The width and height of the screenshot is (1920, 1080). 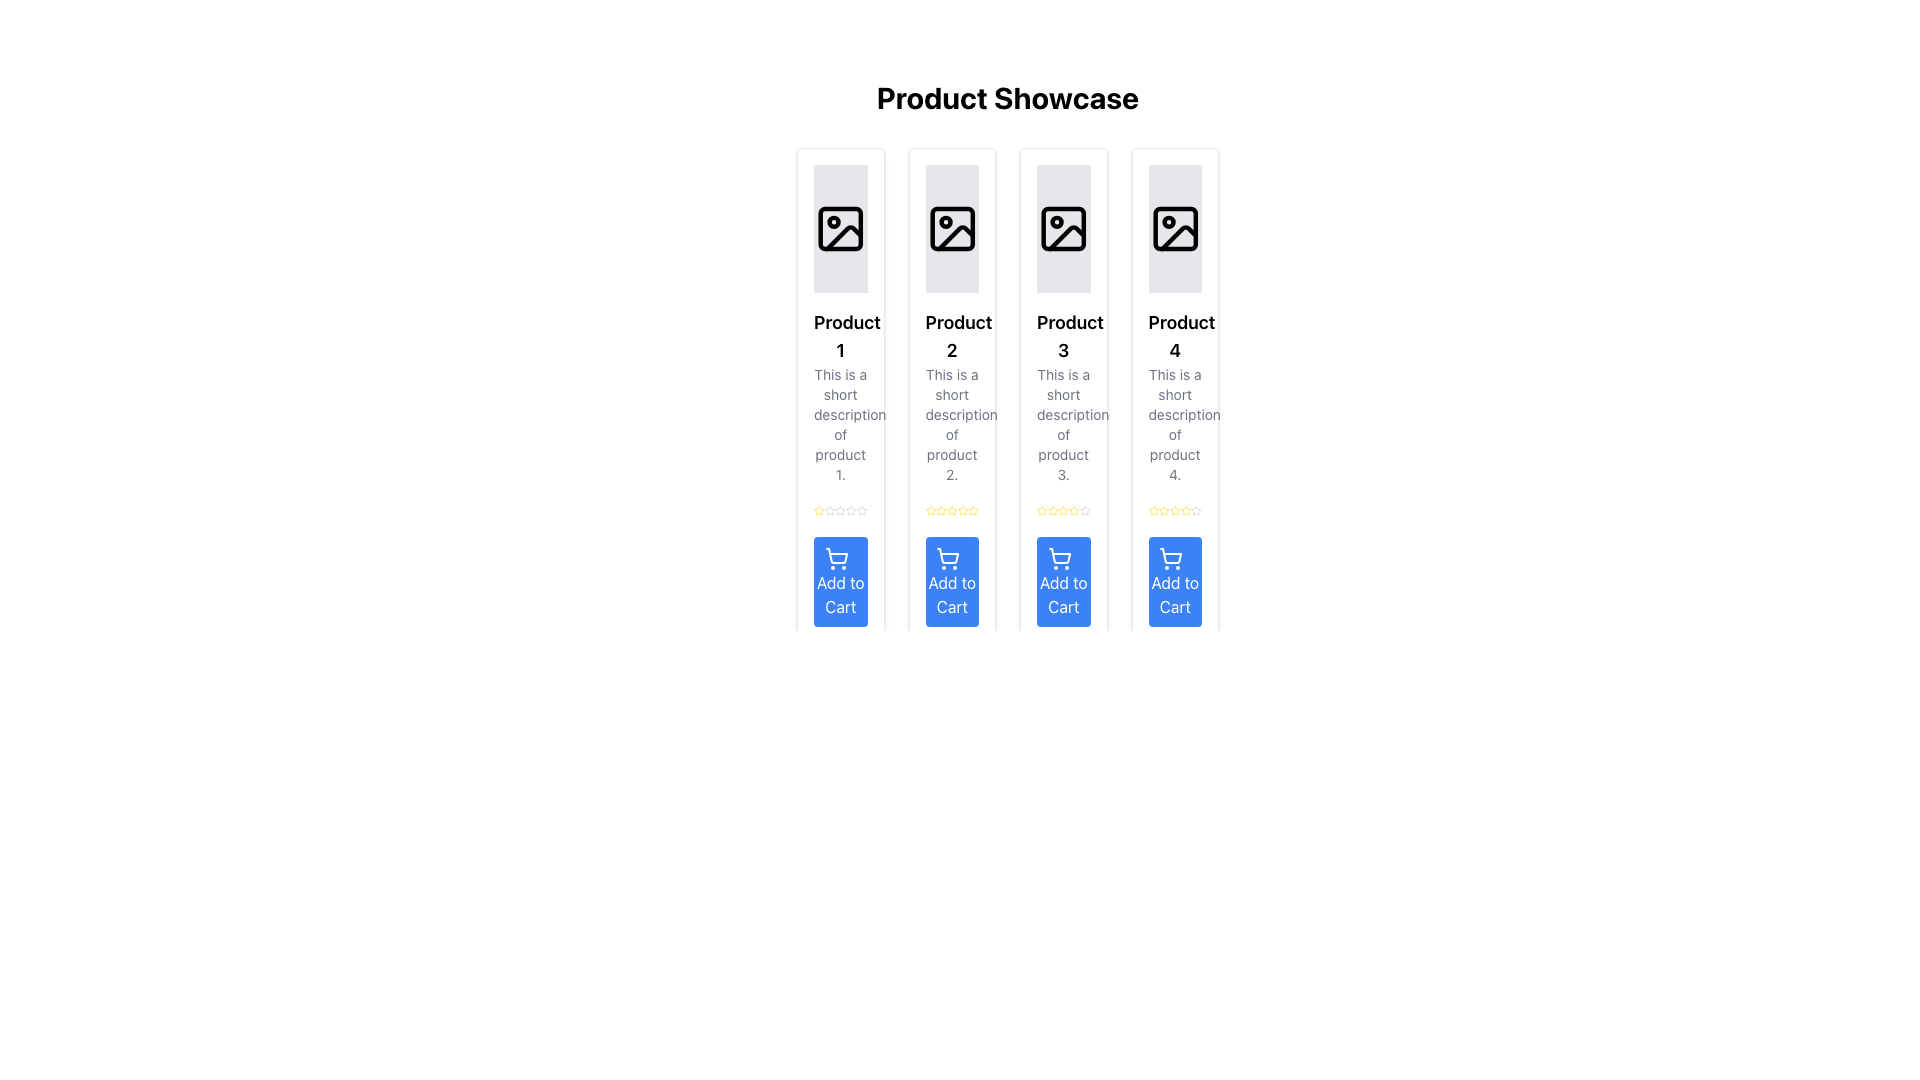 I want to click on the star rating icon located in the second column of the product showcase for 'Product 2', positioned directly below the product description and above the 'Add to Cart' button, so click(x=973, y=509).